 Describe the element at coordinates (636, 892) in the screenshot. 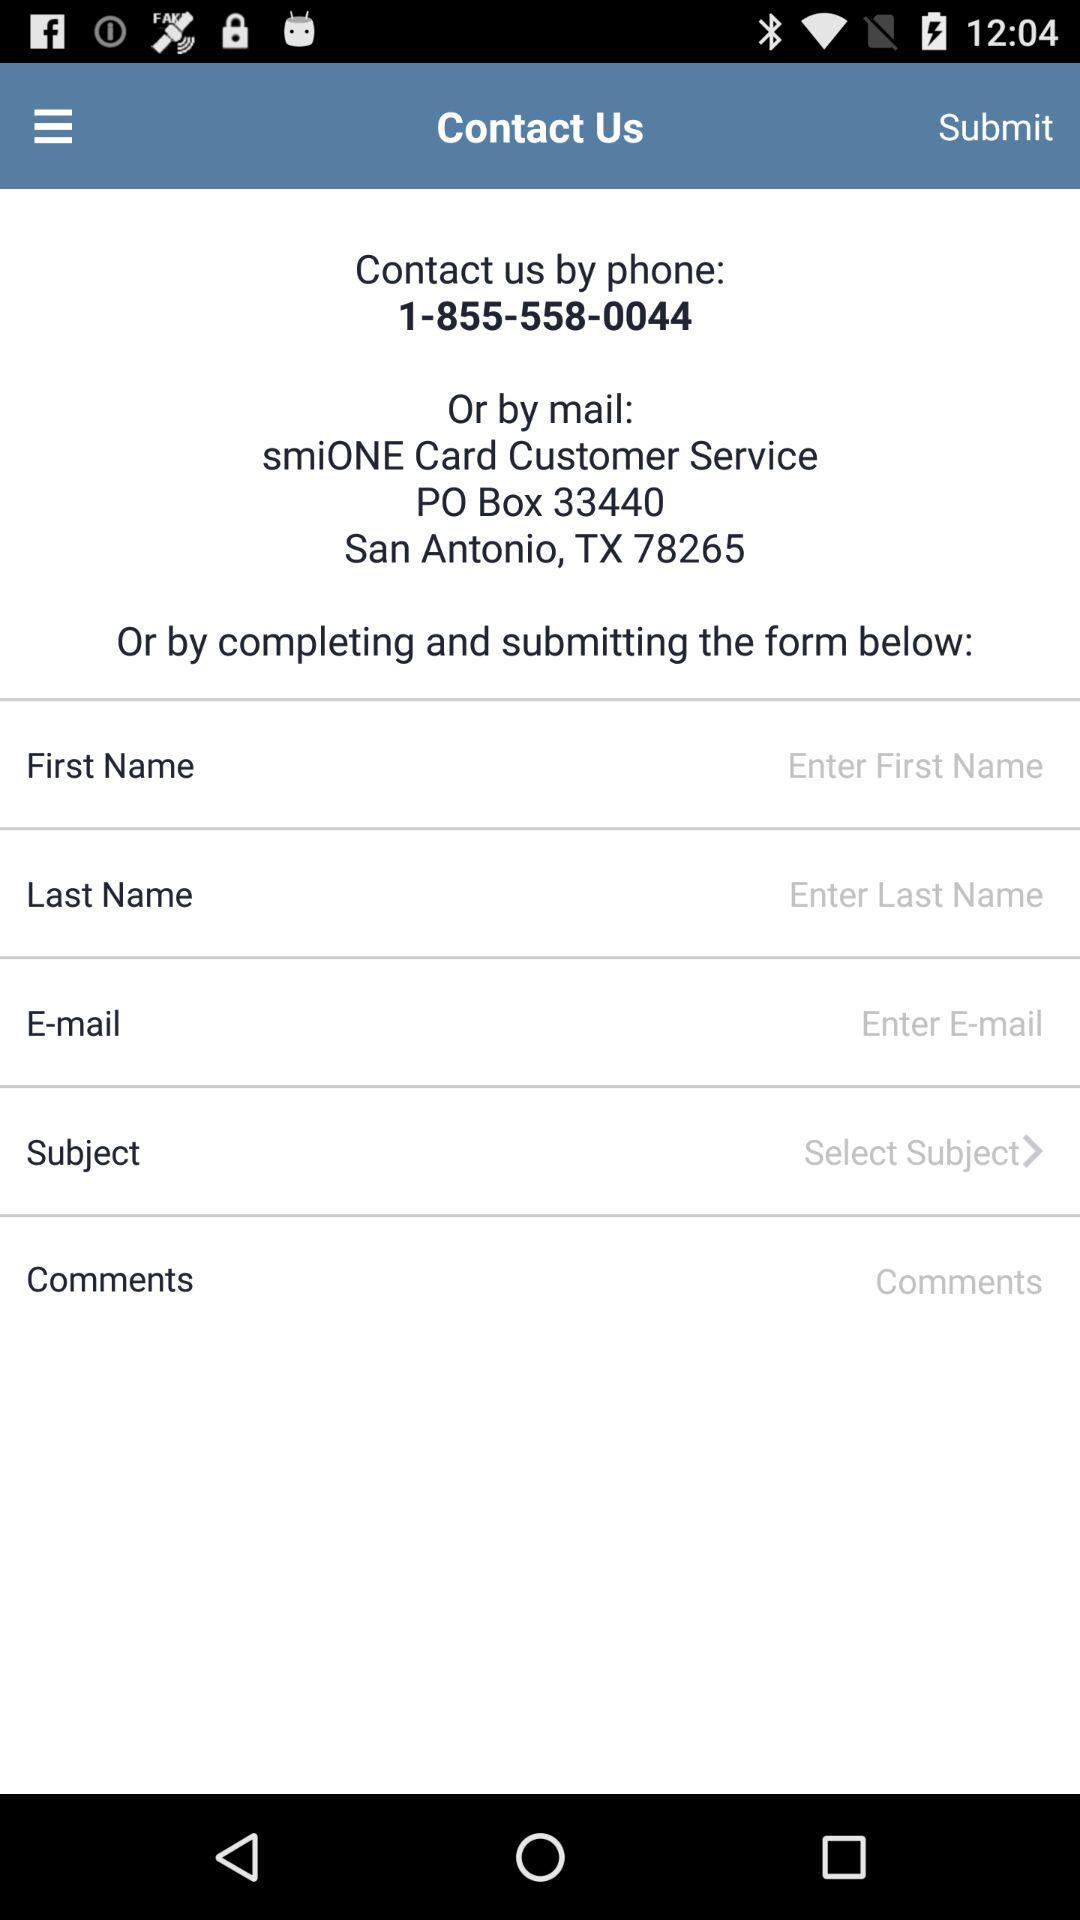

I see `input last name` at that location.